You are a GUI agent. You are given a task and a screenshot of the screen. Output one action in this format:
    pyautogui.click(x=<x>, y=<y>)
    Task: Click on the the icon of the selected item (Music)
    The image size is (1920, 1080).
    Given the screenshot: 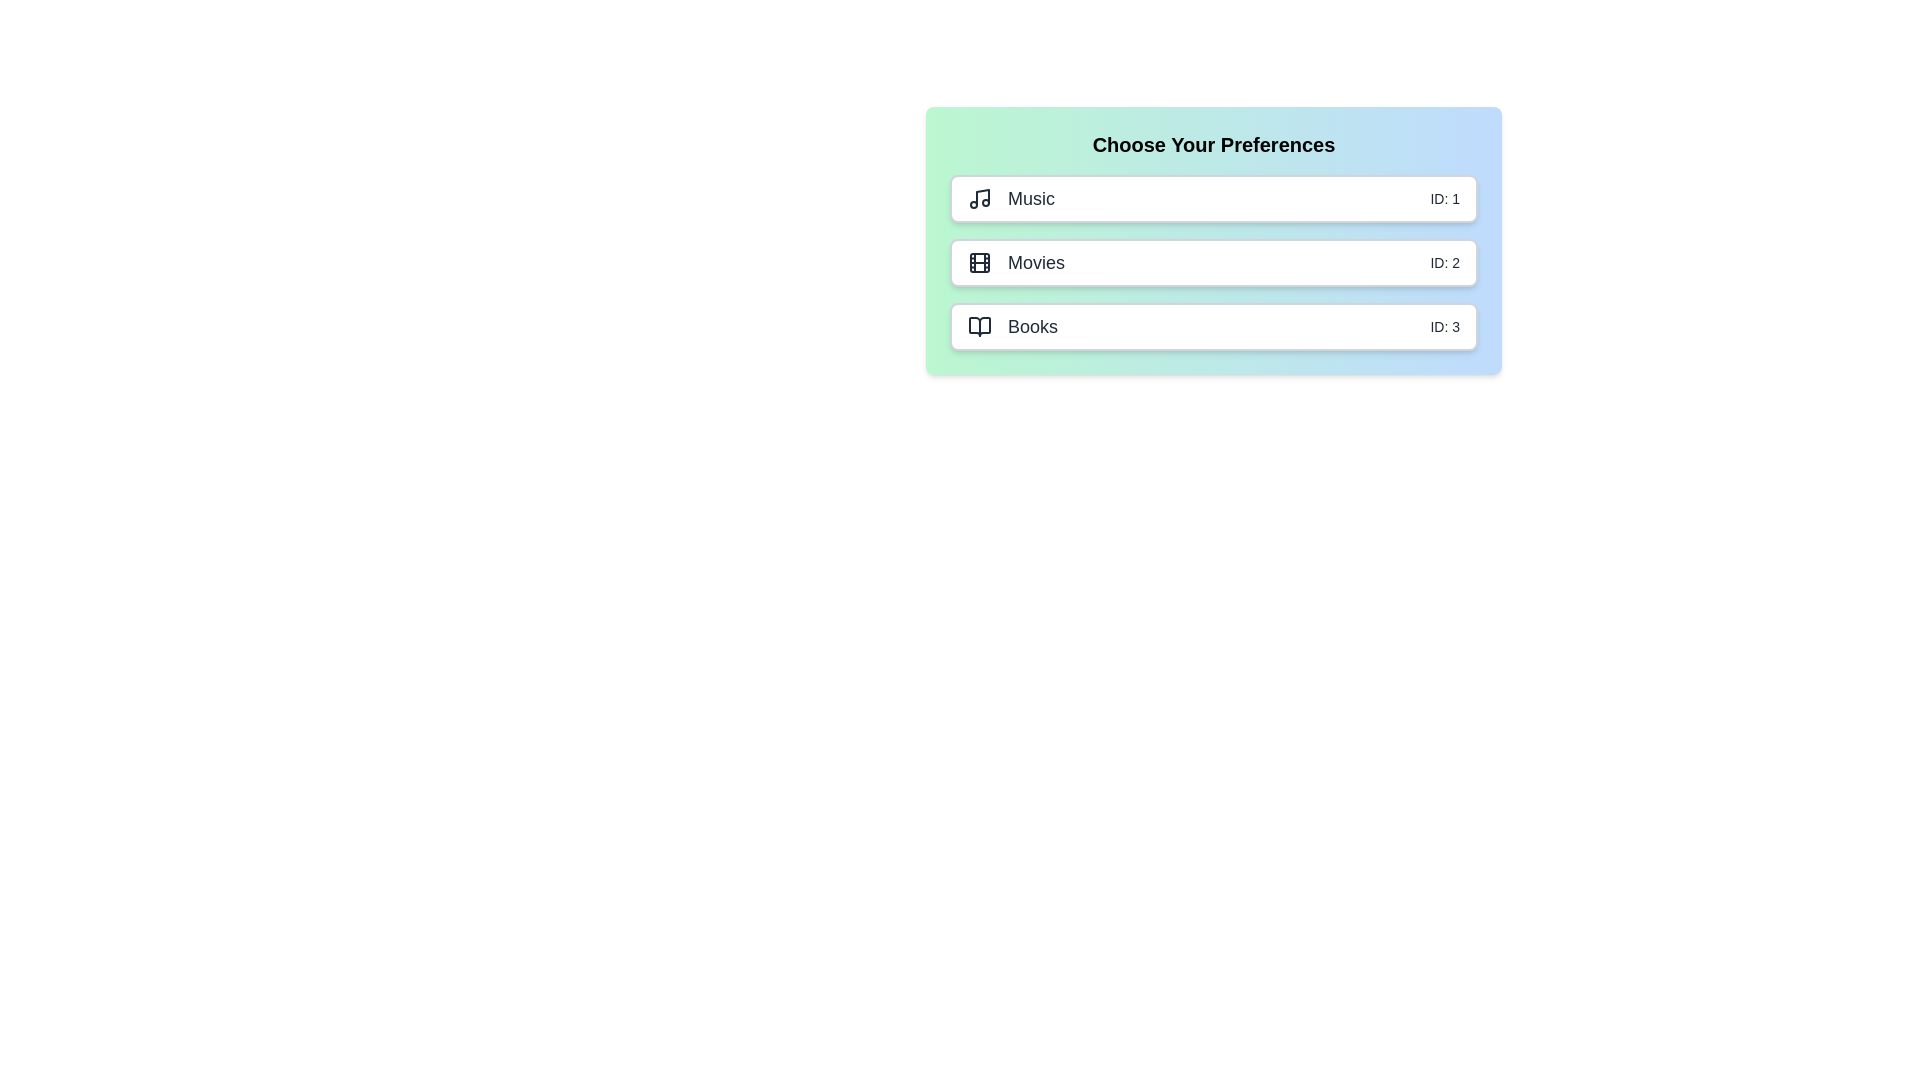 What is the action you would take?
    pyautogui.click(x=979, y=199)
    